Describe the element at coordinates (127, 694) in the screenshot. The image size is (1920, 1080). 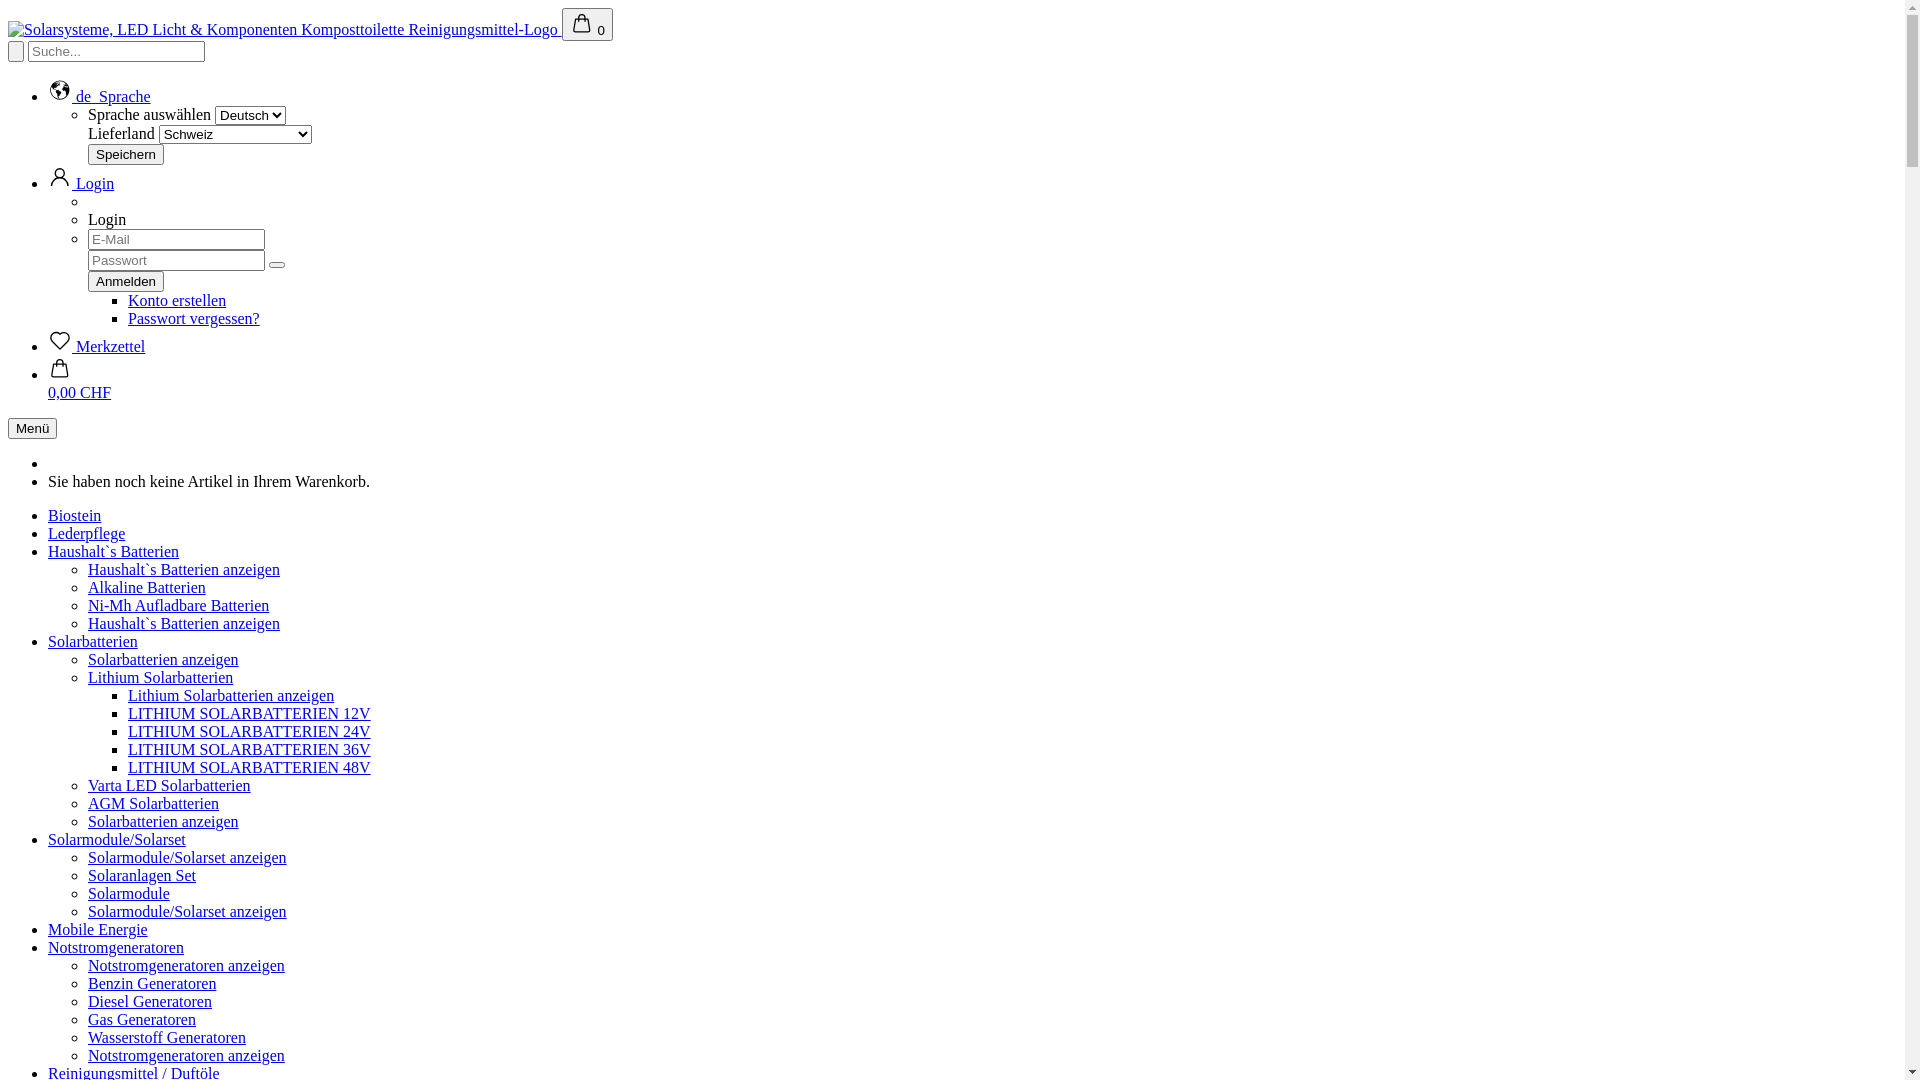
I see `'Lithium Solarbatterien anzeigen'` at that location.